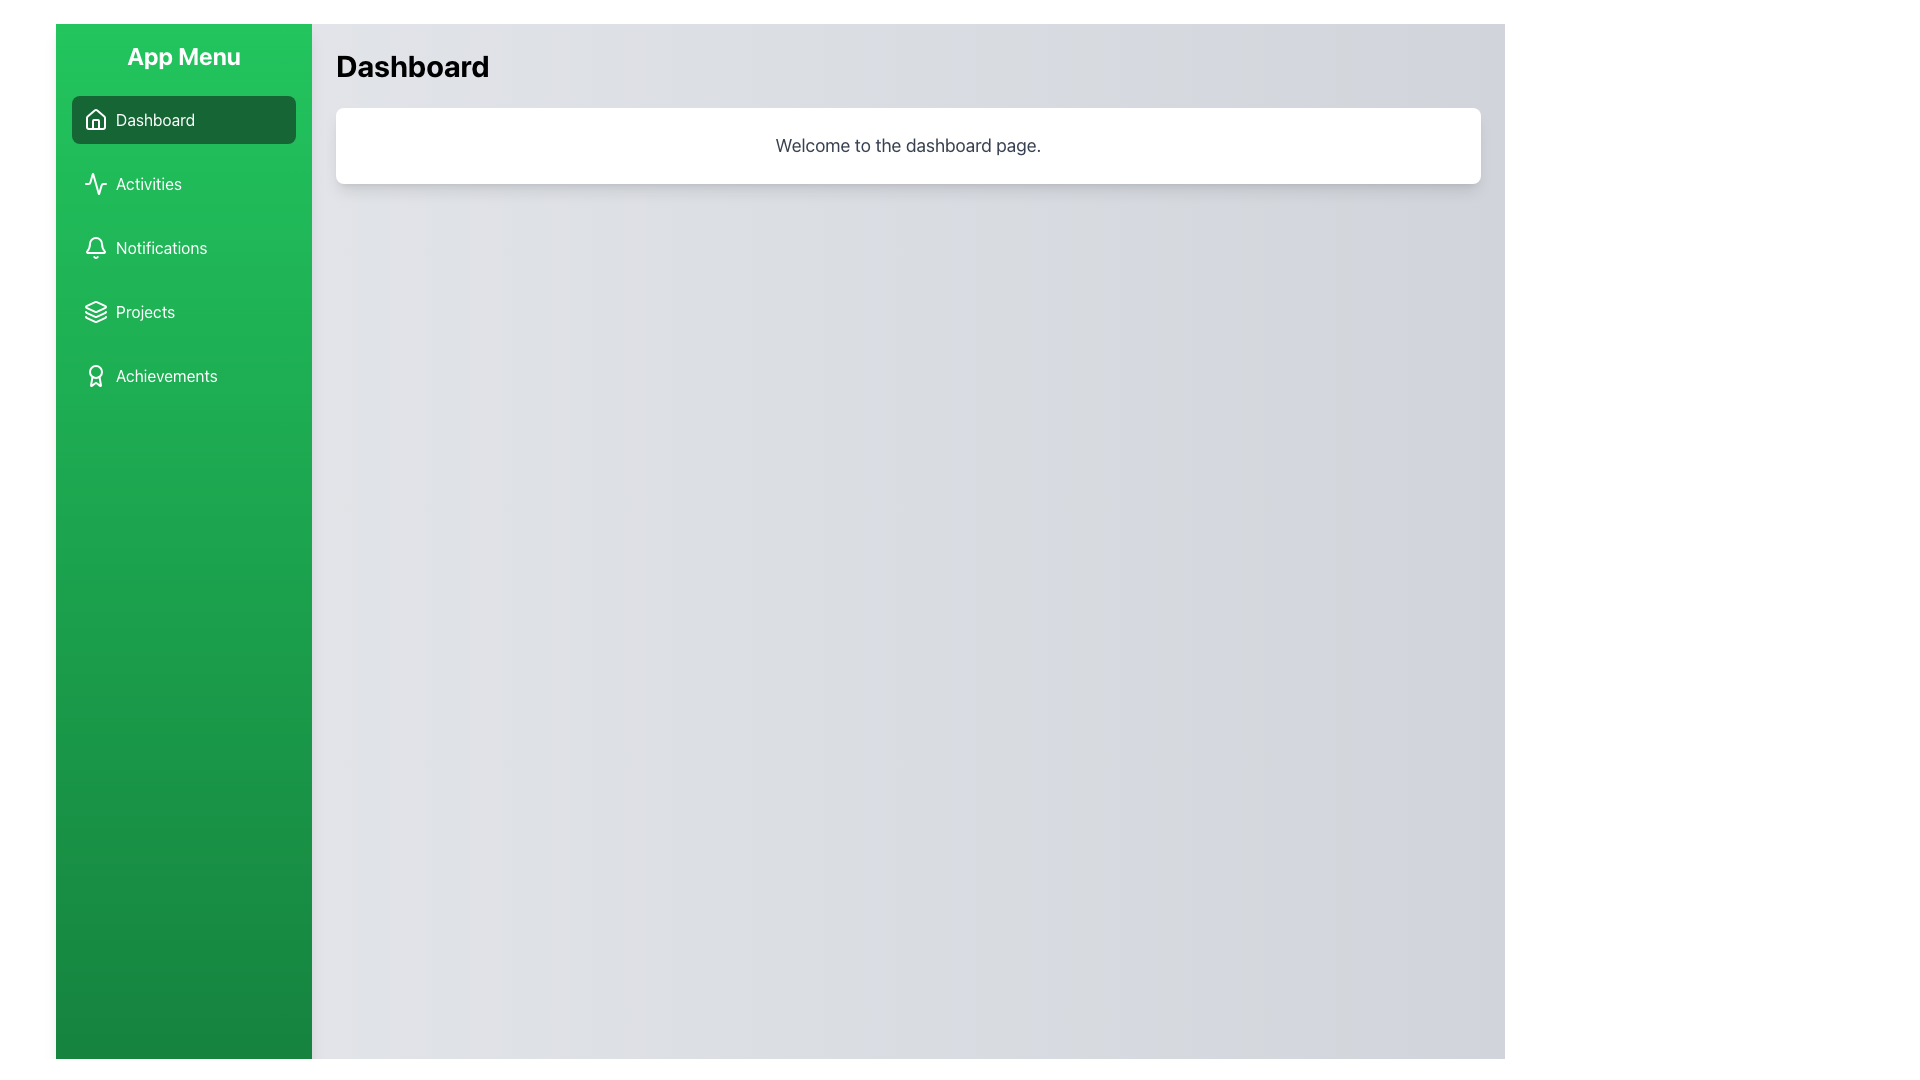  Describe the element at coordinates (183, 119) in the screenshot. I see `the green navigation button labeled 'Dashboard' with a house icon` at that location.